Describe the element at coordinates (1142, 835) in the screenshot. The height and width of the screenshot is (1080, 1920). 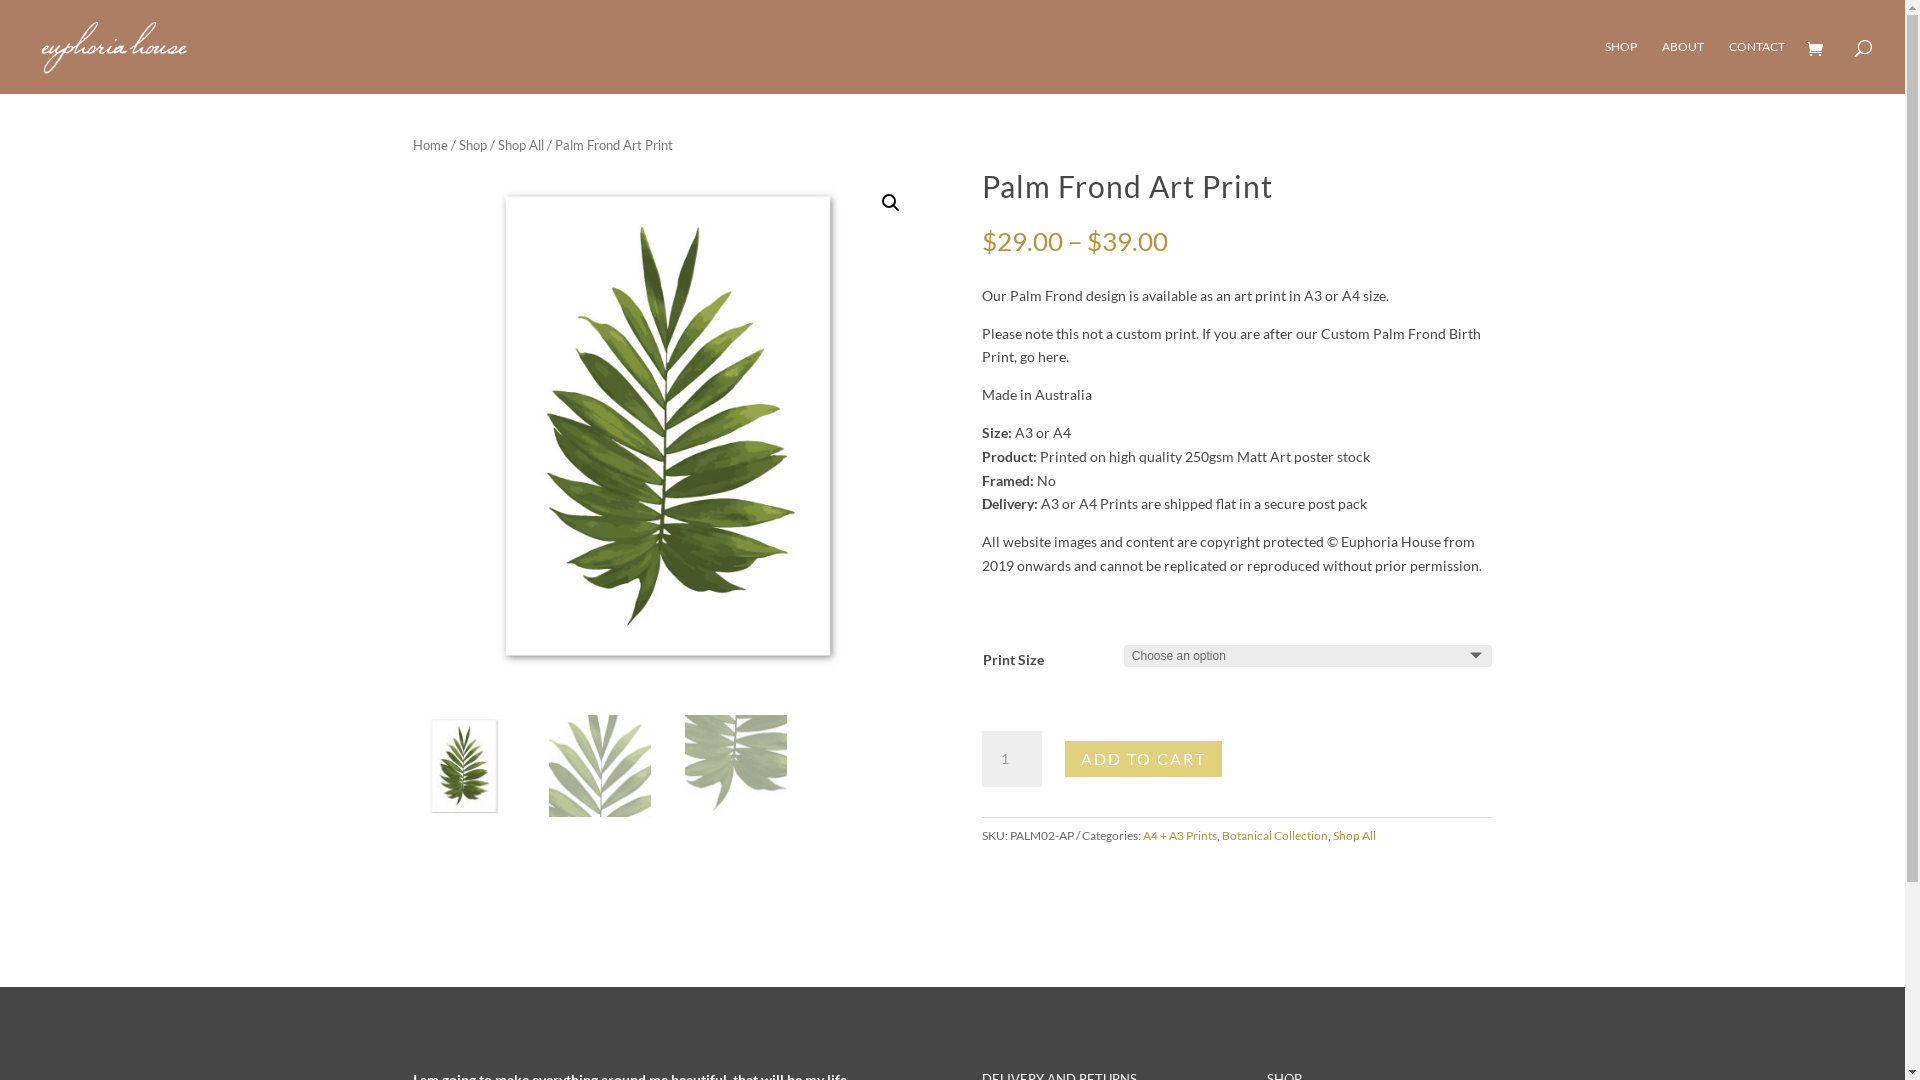
I see `'A4 + A3 Prints'` at that location.